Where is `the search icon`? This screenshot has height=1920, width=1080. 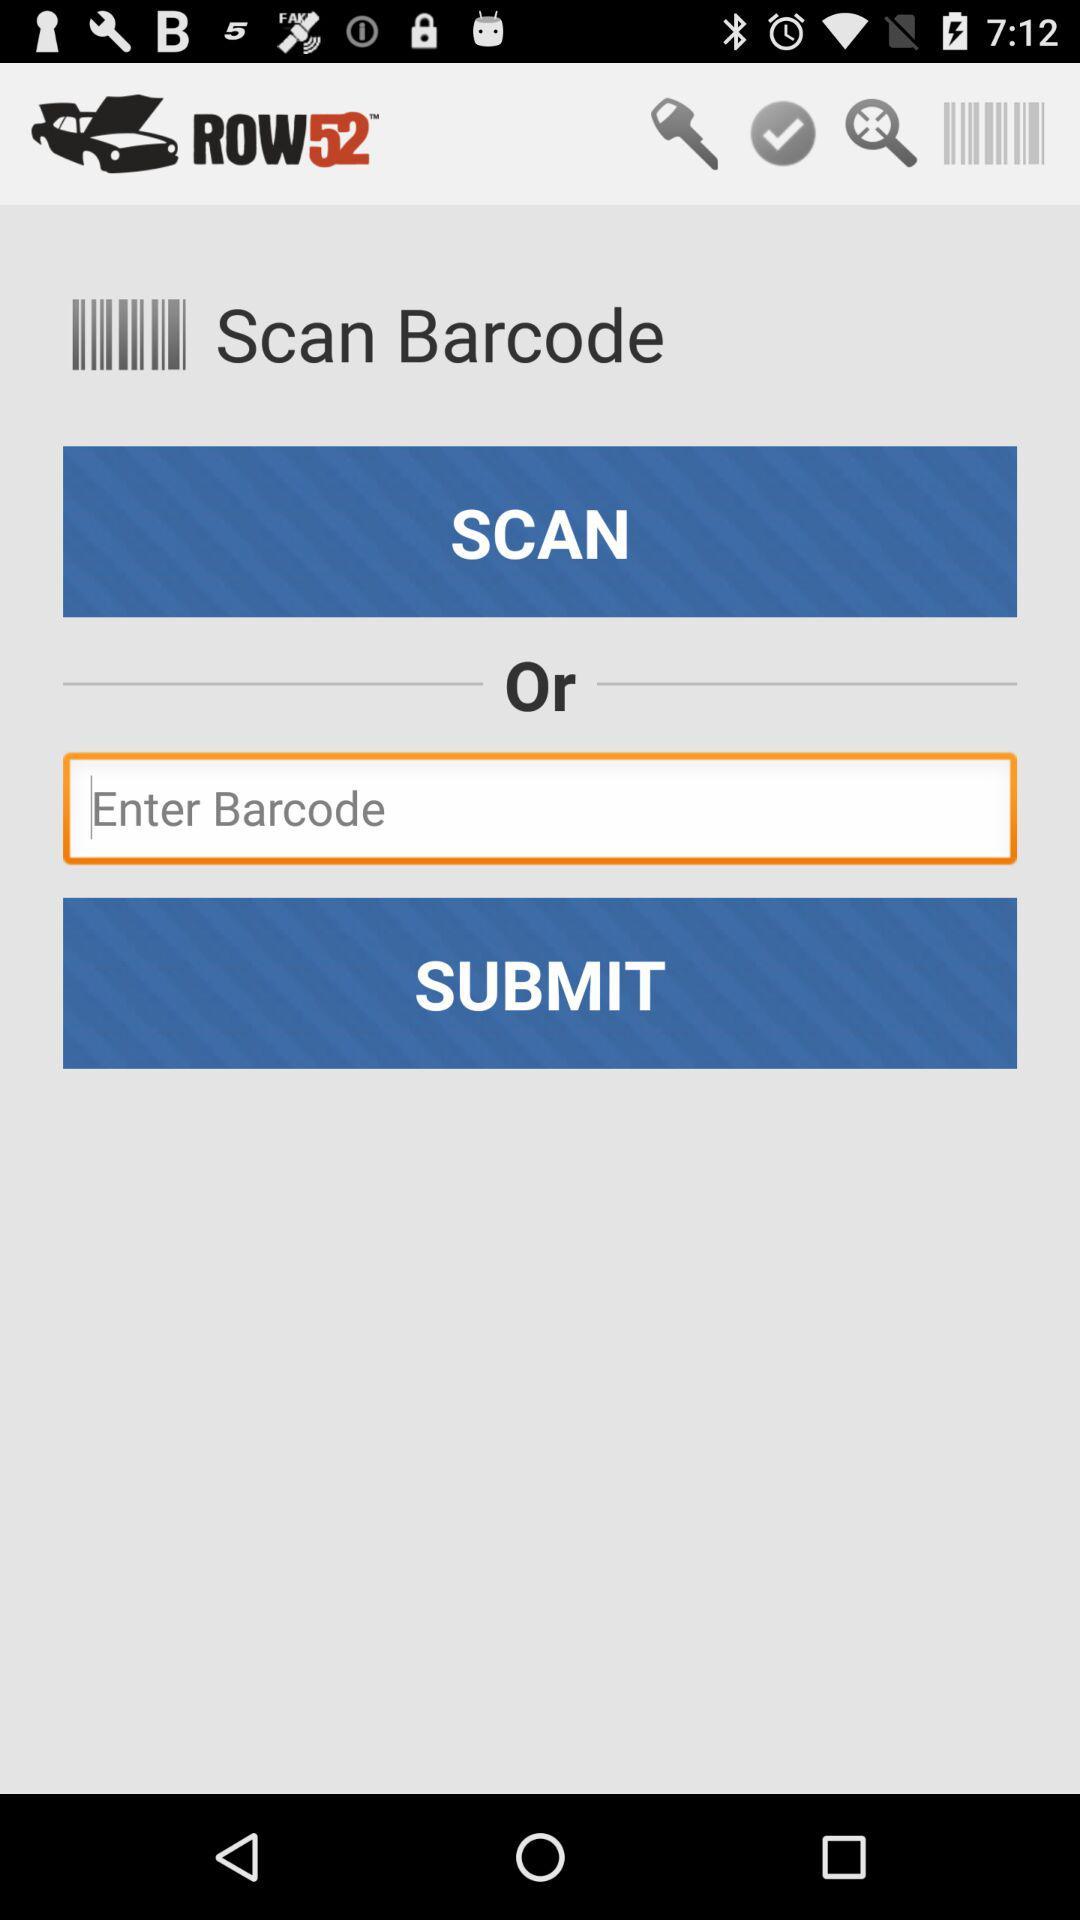
the search icon is located at coordinates (880, 142).